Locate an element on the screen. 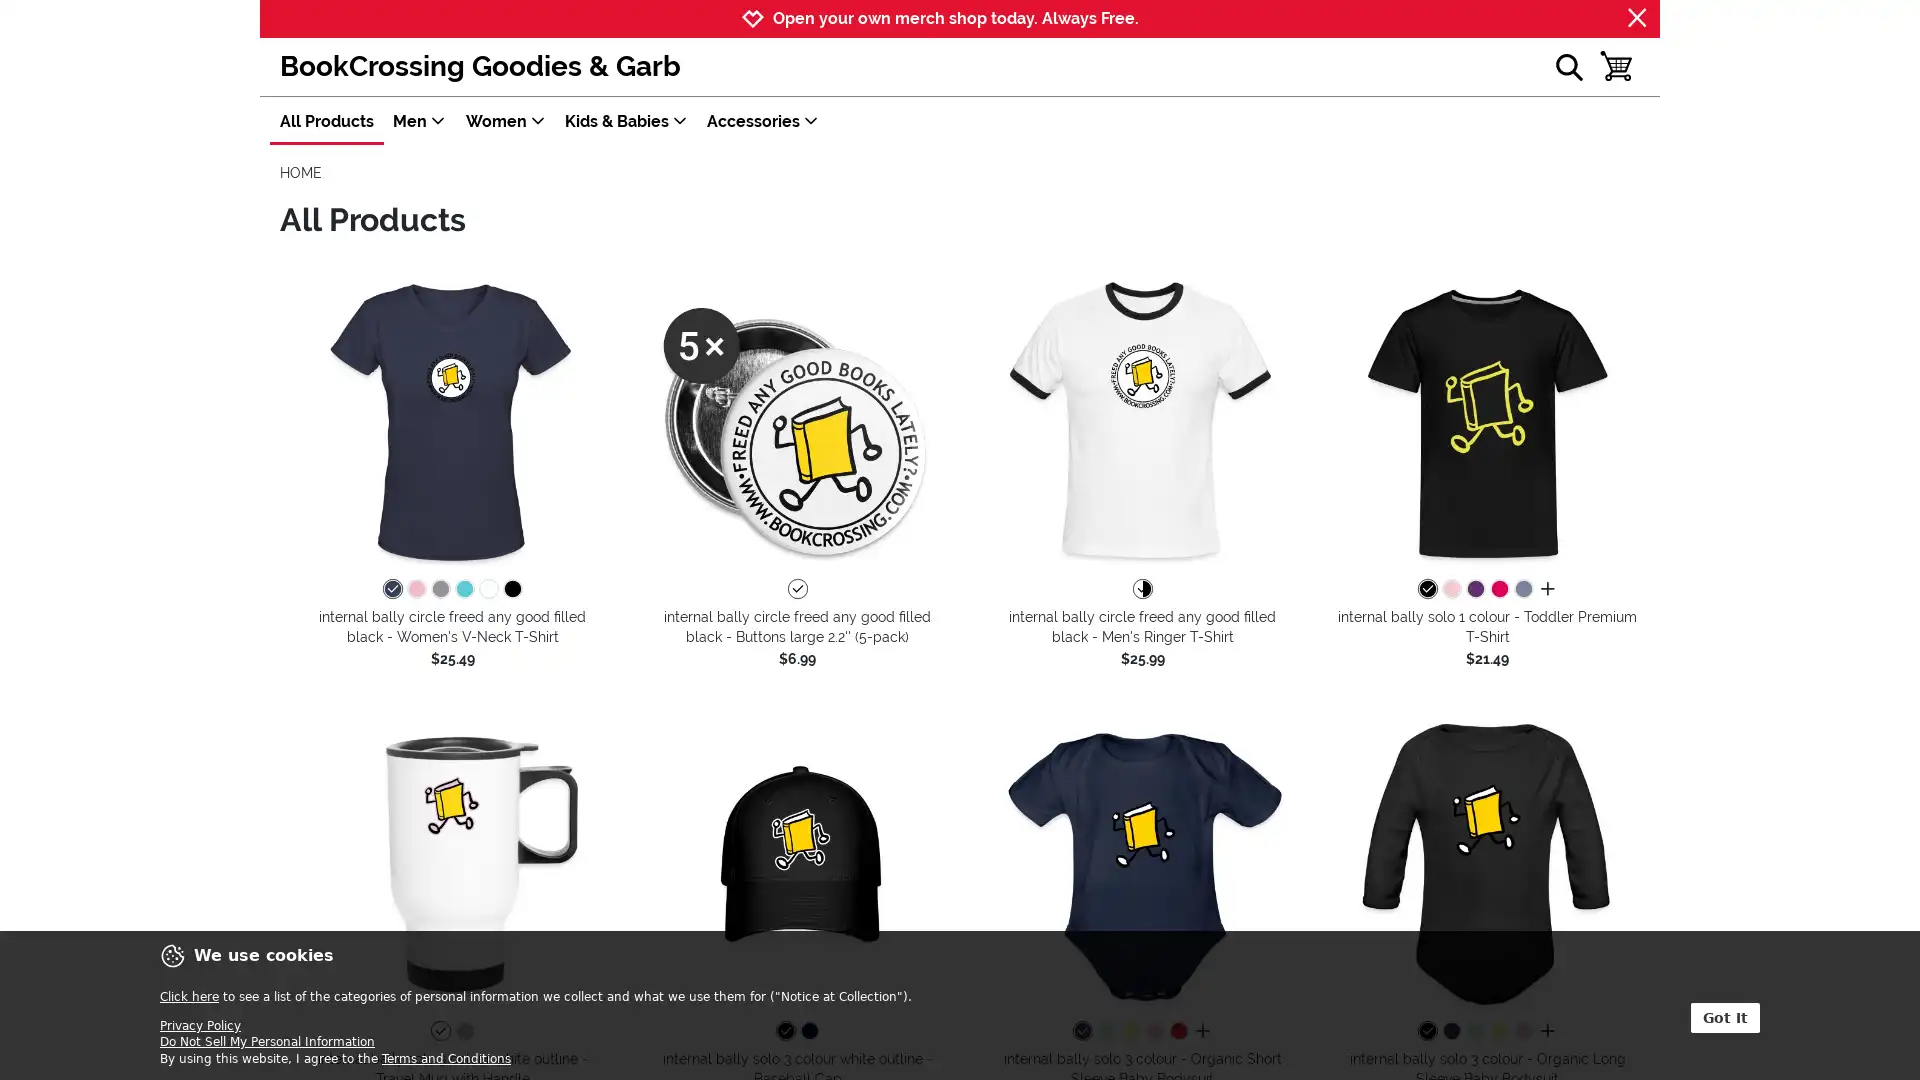  internal bally solo 3 colour - Organic Short Sleeve Baby Bodysuit is located at coordinates (1142, 862).